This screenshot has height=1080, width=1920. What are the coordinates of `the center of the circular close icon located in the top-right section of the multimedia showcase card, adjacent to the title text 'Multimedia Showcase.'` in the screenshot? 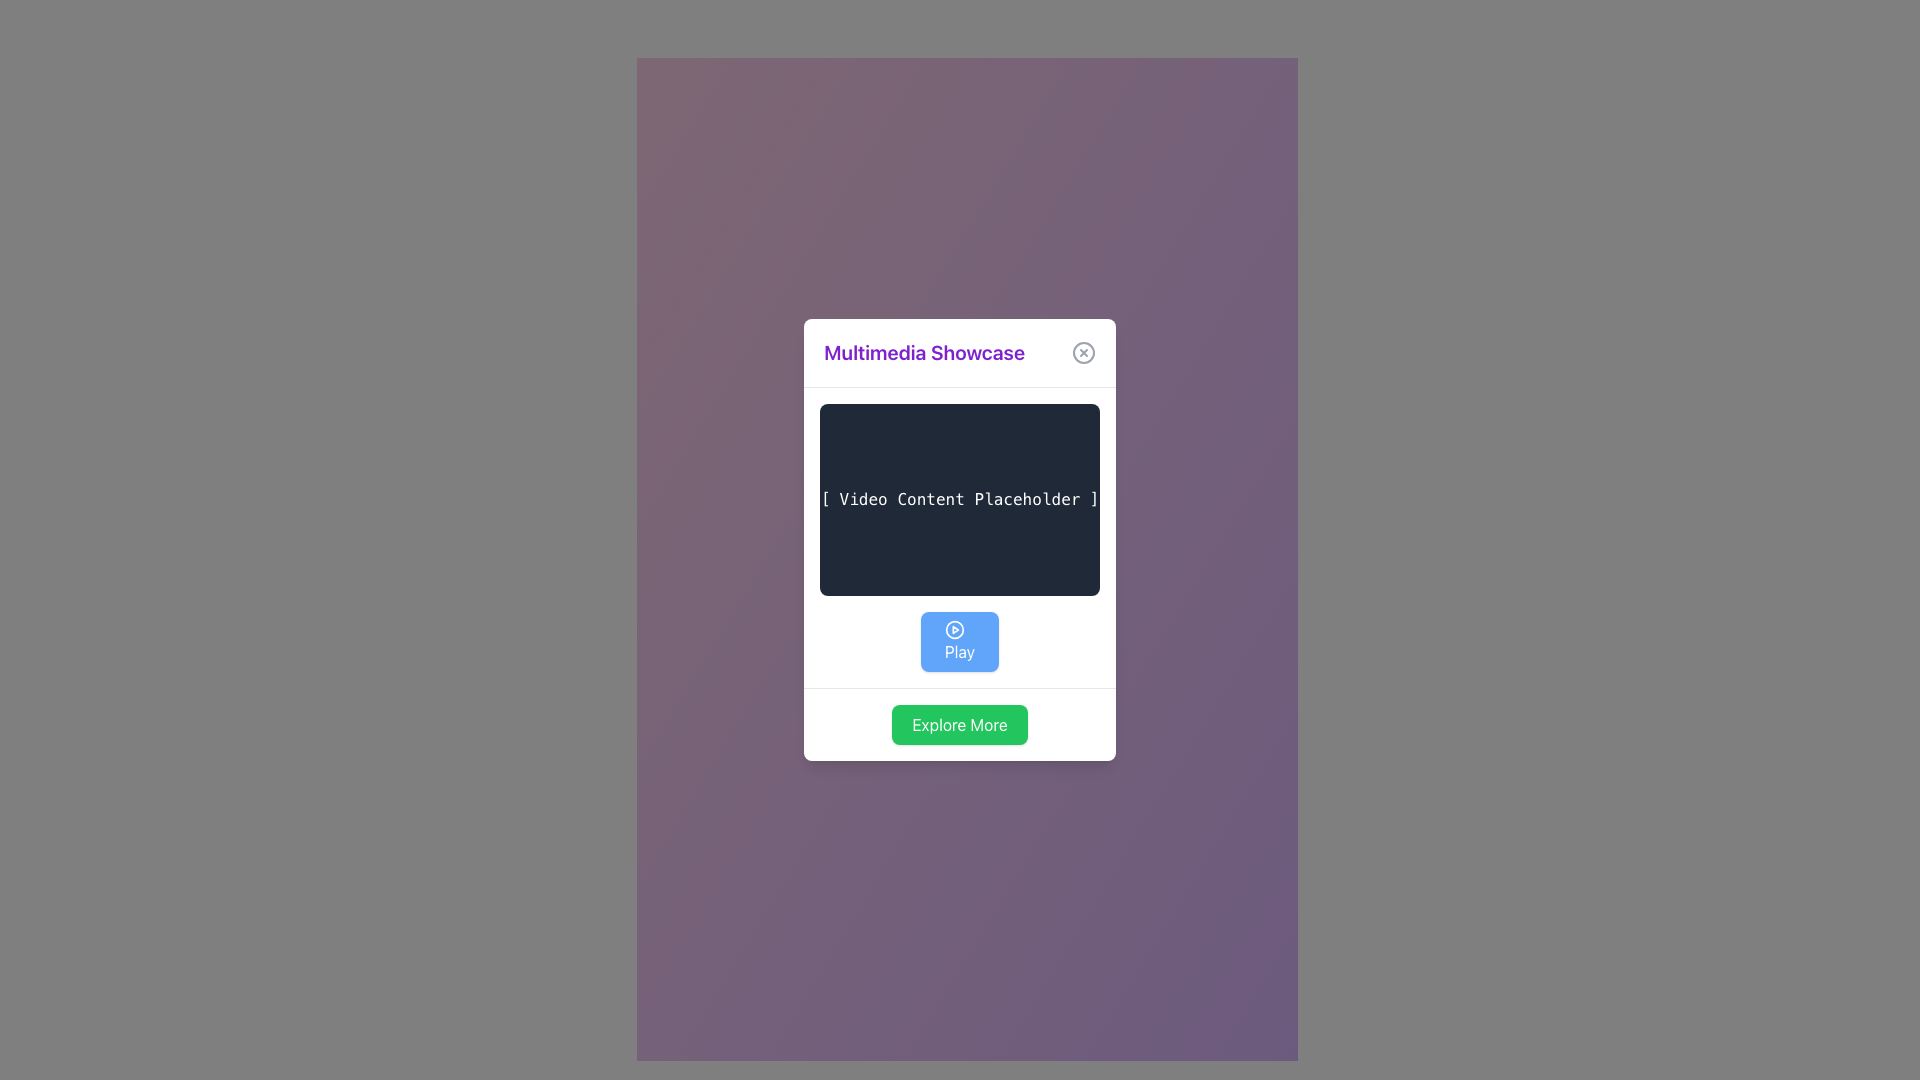 It's located at (1082, 352).